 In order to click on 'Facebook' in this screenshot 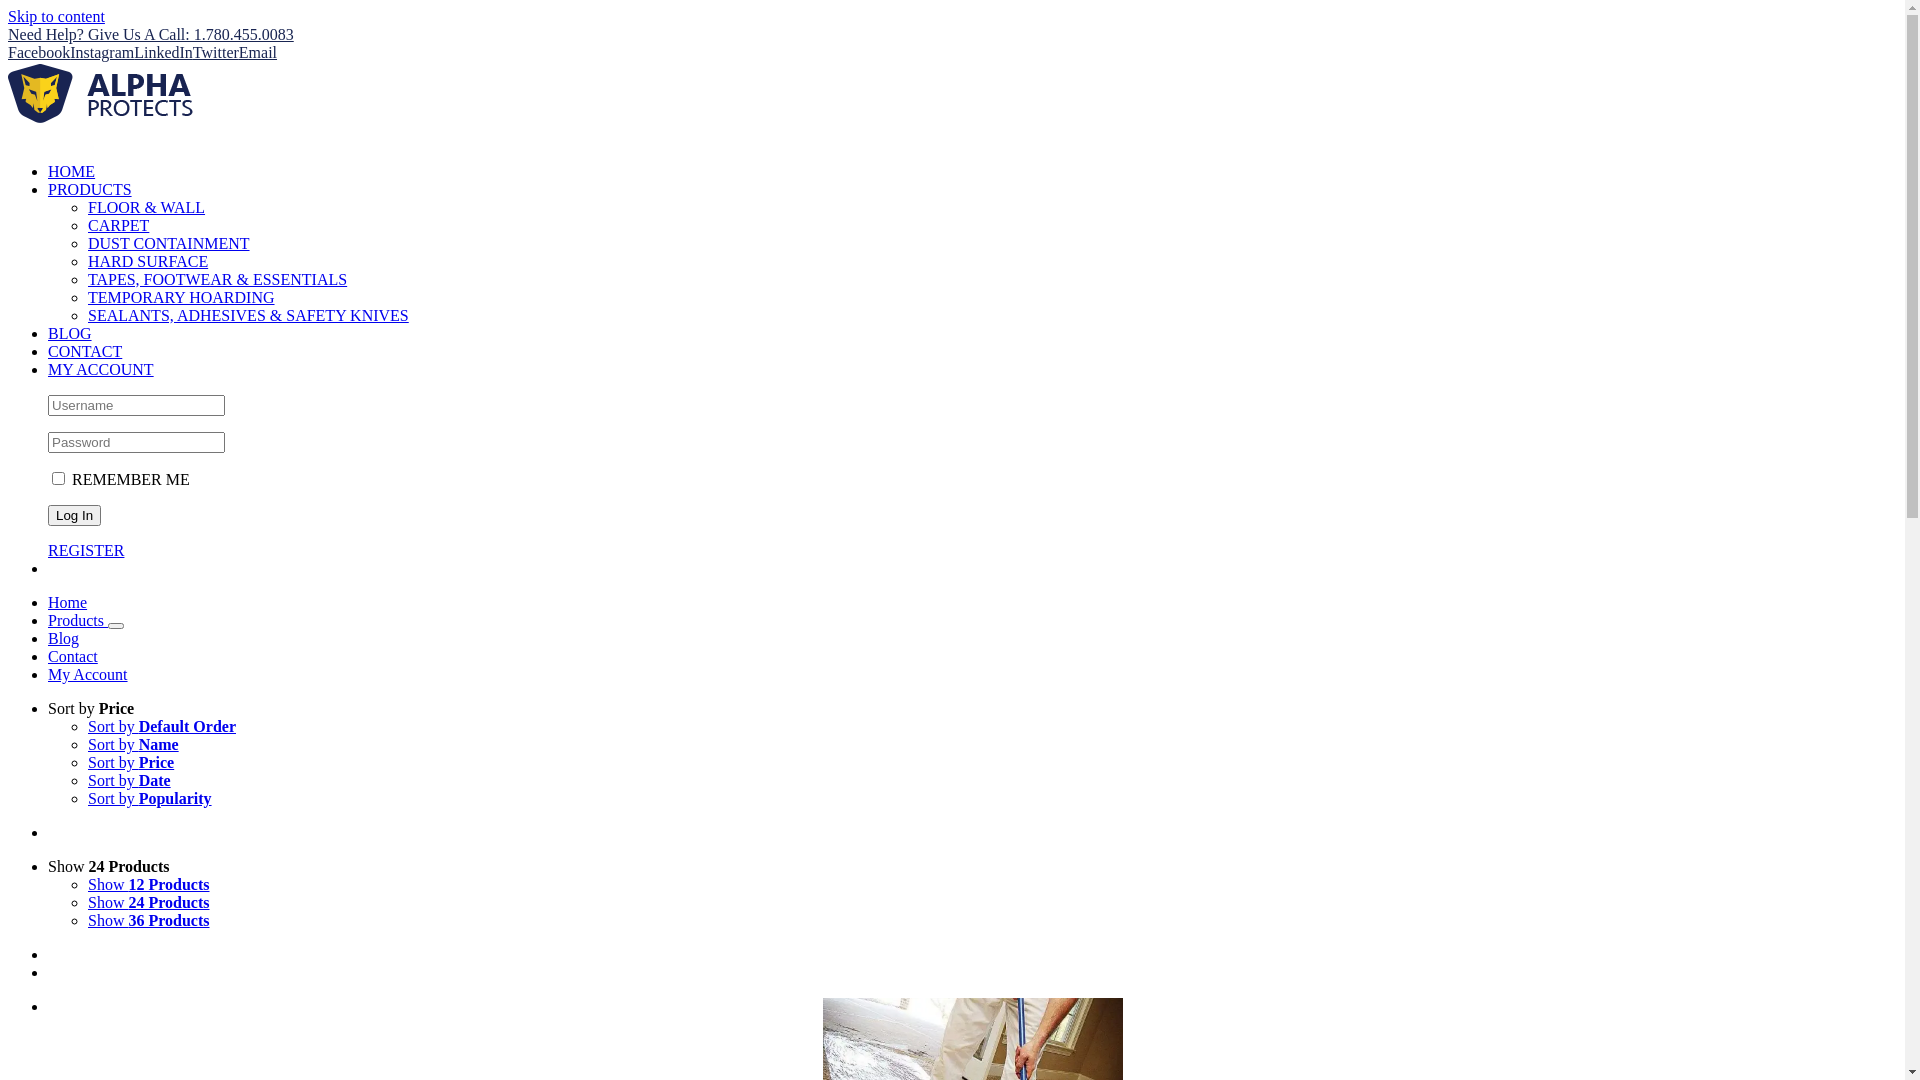, I will do `click(38, 51)`.